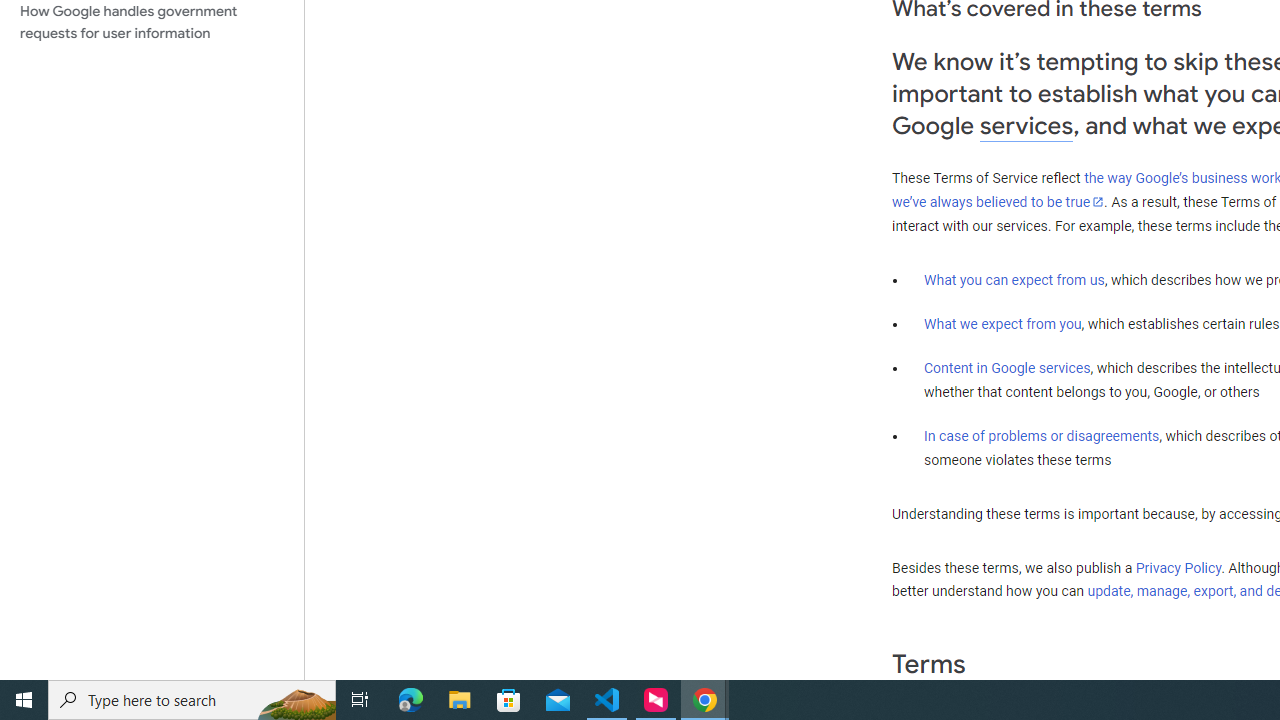 This screenshot has height=720, width=1280. I want to click on 'What we expect from you', so click(1002, 323).